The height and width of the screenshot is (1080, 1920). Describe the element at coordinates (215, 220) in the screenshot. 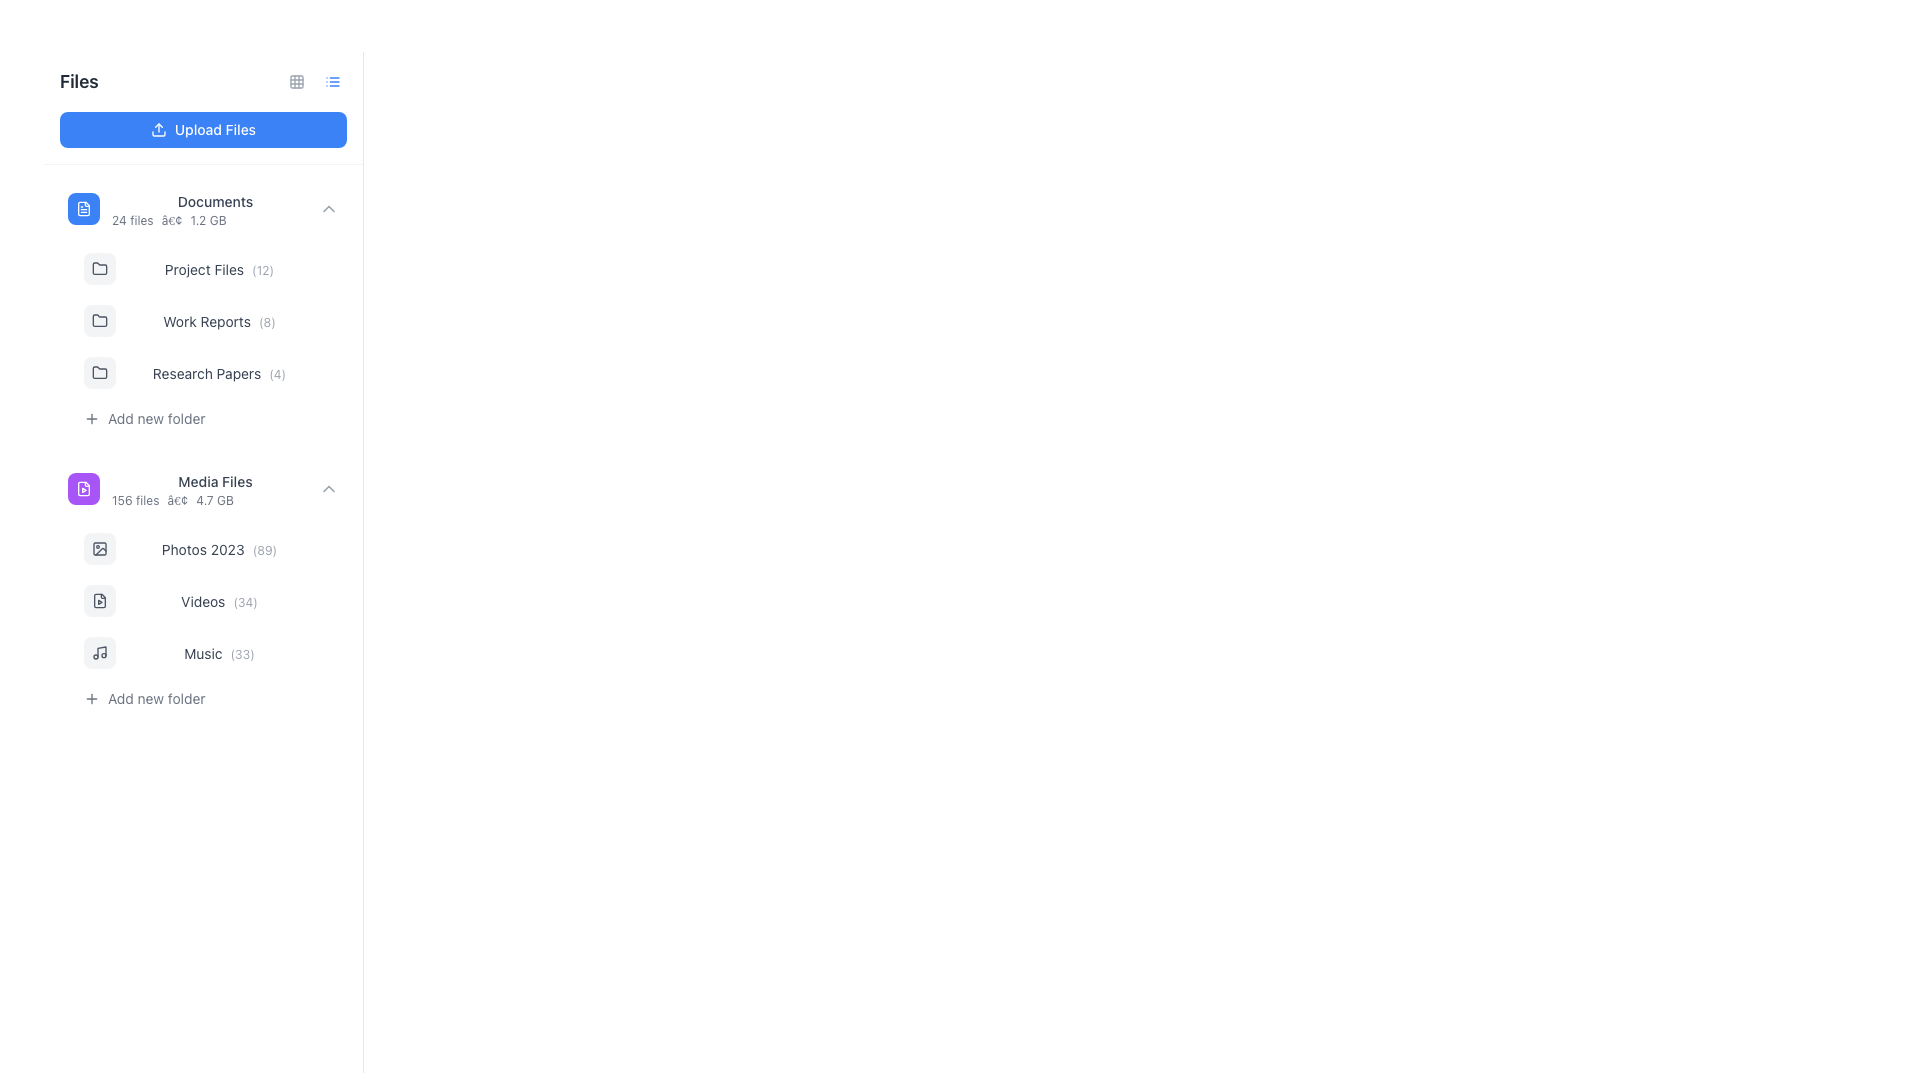

I see `the informational label that provides metadata about the 'Documents' folder, located below the 'Documents' heading and adjacent to the folder icon` at that location.